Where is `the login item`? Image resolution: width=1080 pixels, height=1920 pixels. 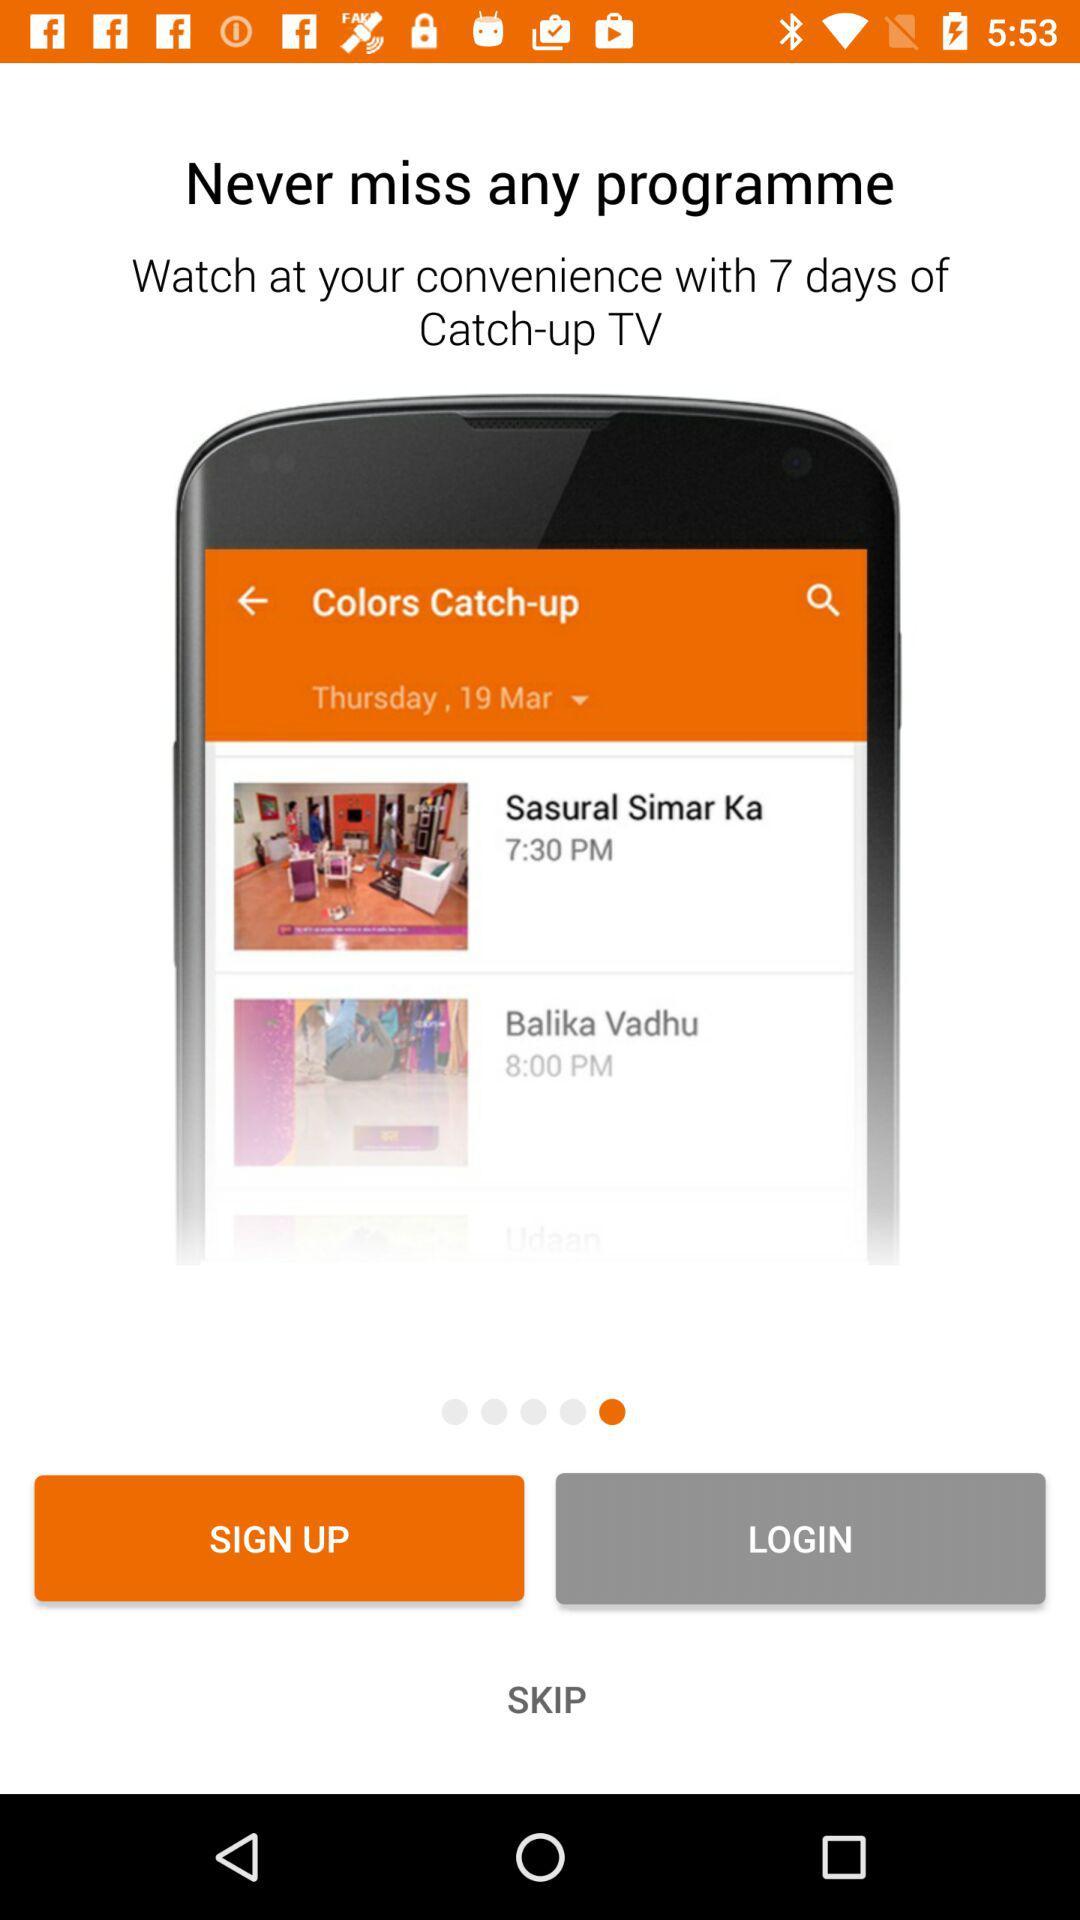 the login item is located at coordinates (799, 1537).